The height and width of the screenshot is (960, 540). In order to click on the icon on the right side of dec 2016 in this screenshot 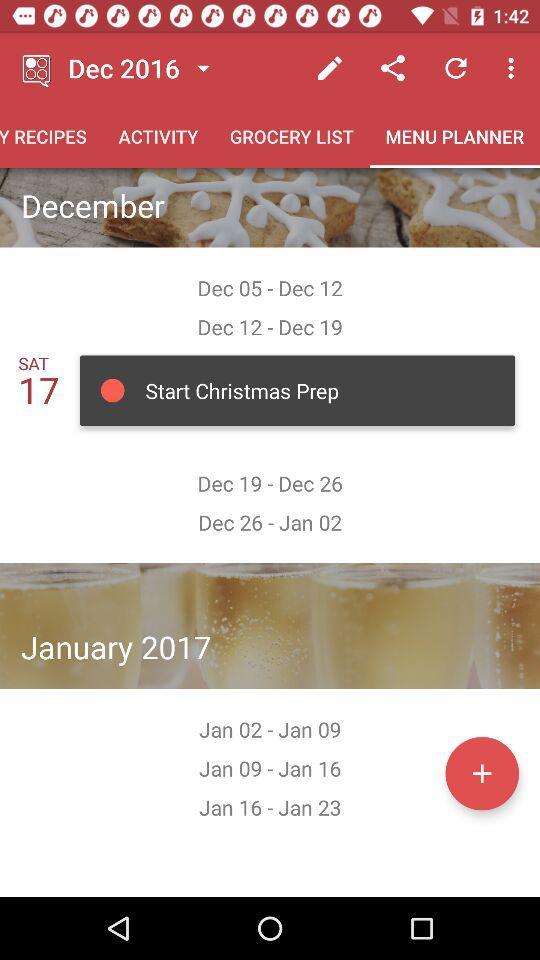, I will do `click(202, 68)`.